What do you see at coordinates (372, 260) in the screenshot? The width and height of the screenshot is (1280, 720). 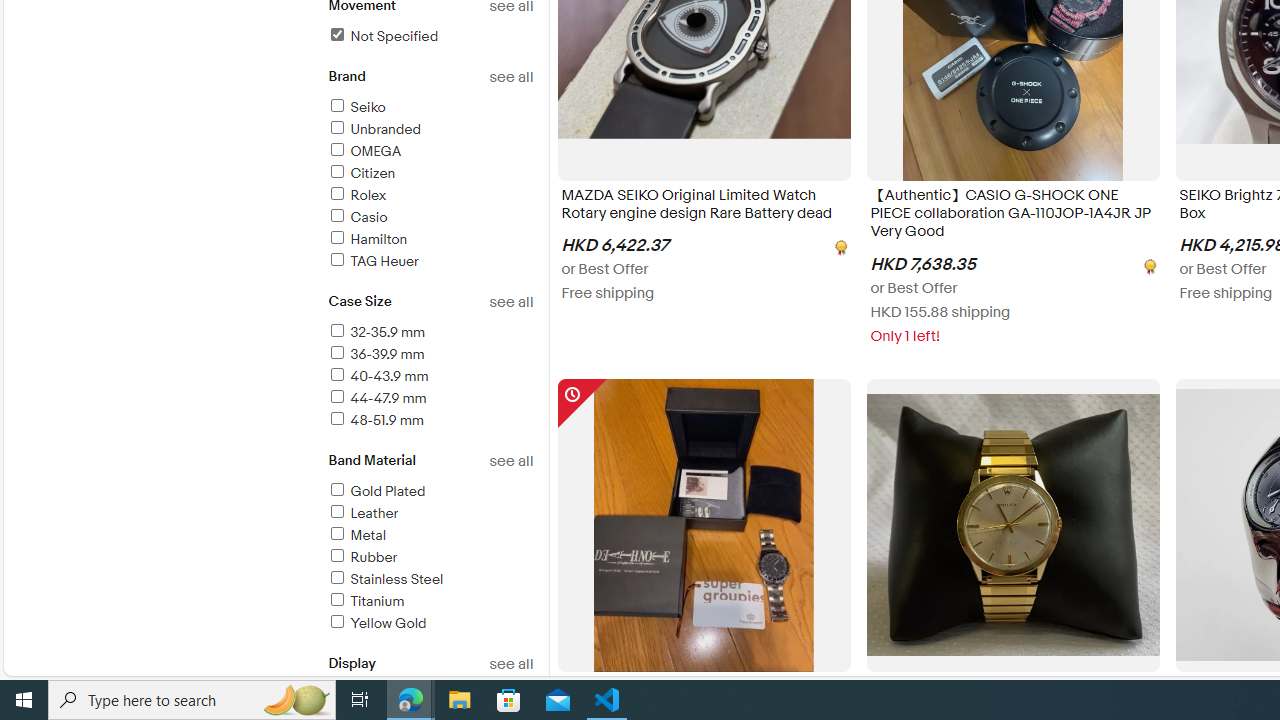 I see `'TAG Heuer'` at bounding box center [372, 260].